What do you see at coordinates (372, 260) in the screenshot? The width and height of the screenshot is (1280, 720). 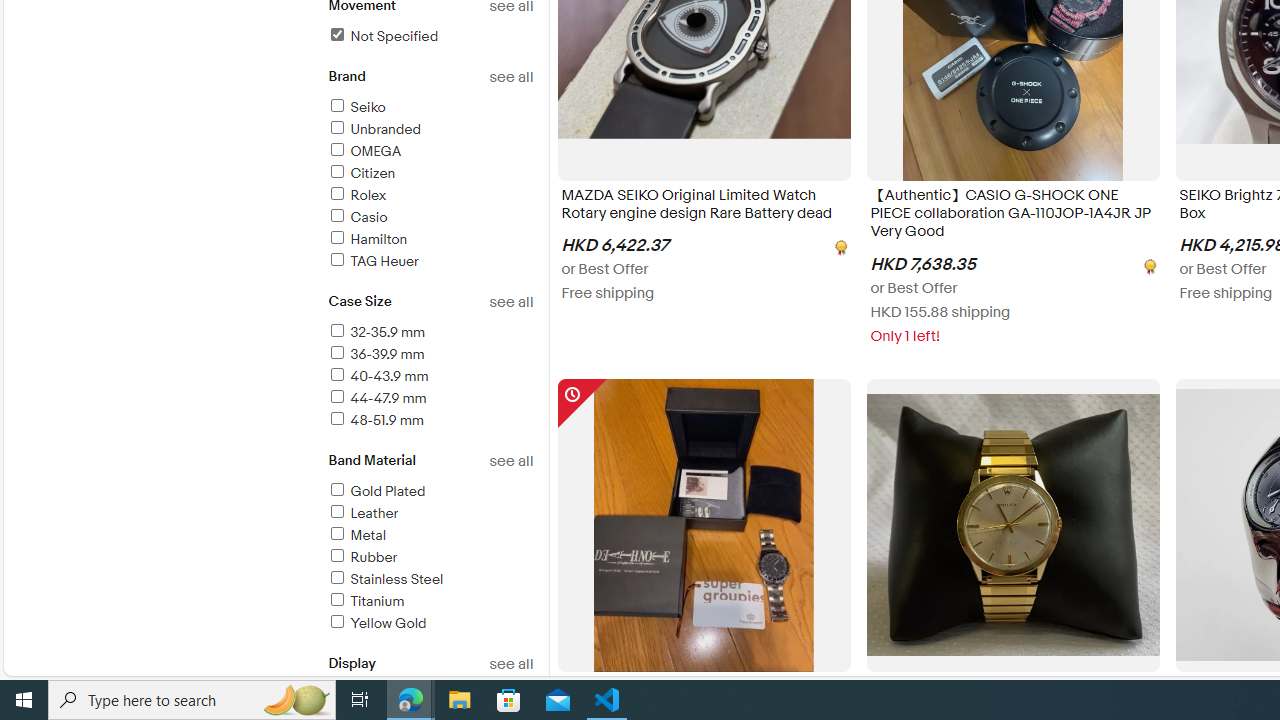 I see `'TAG Heuer'` at bounding box center [372, 260].